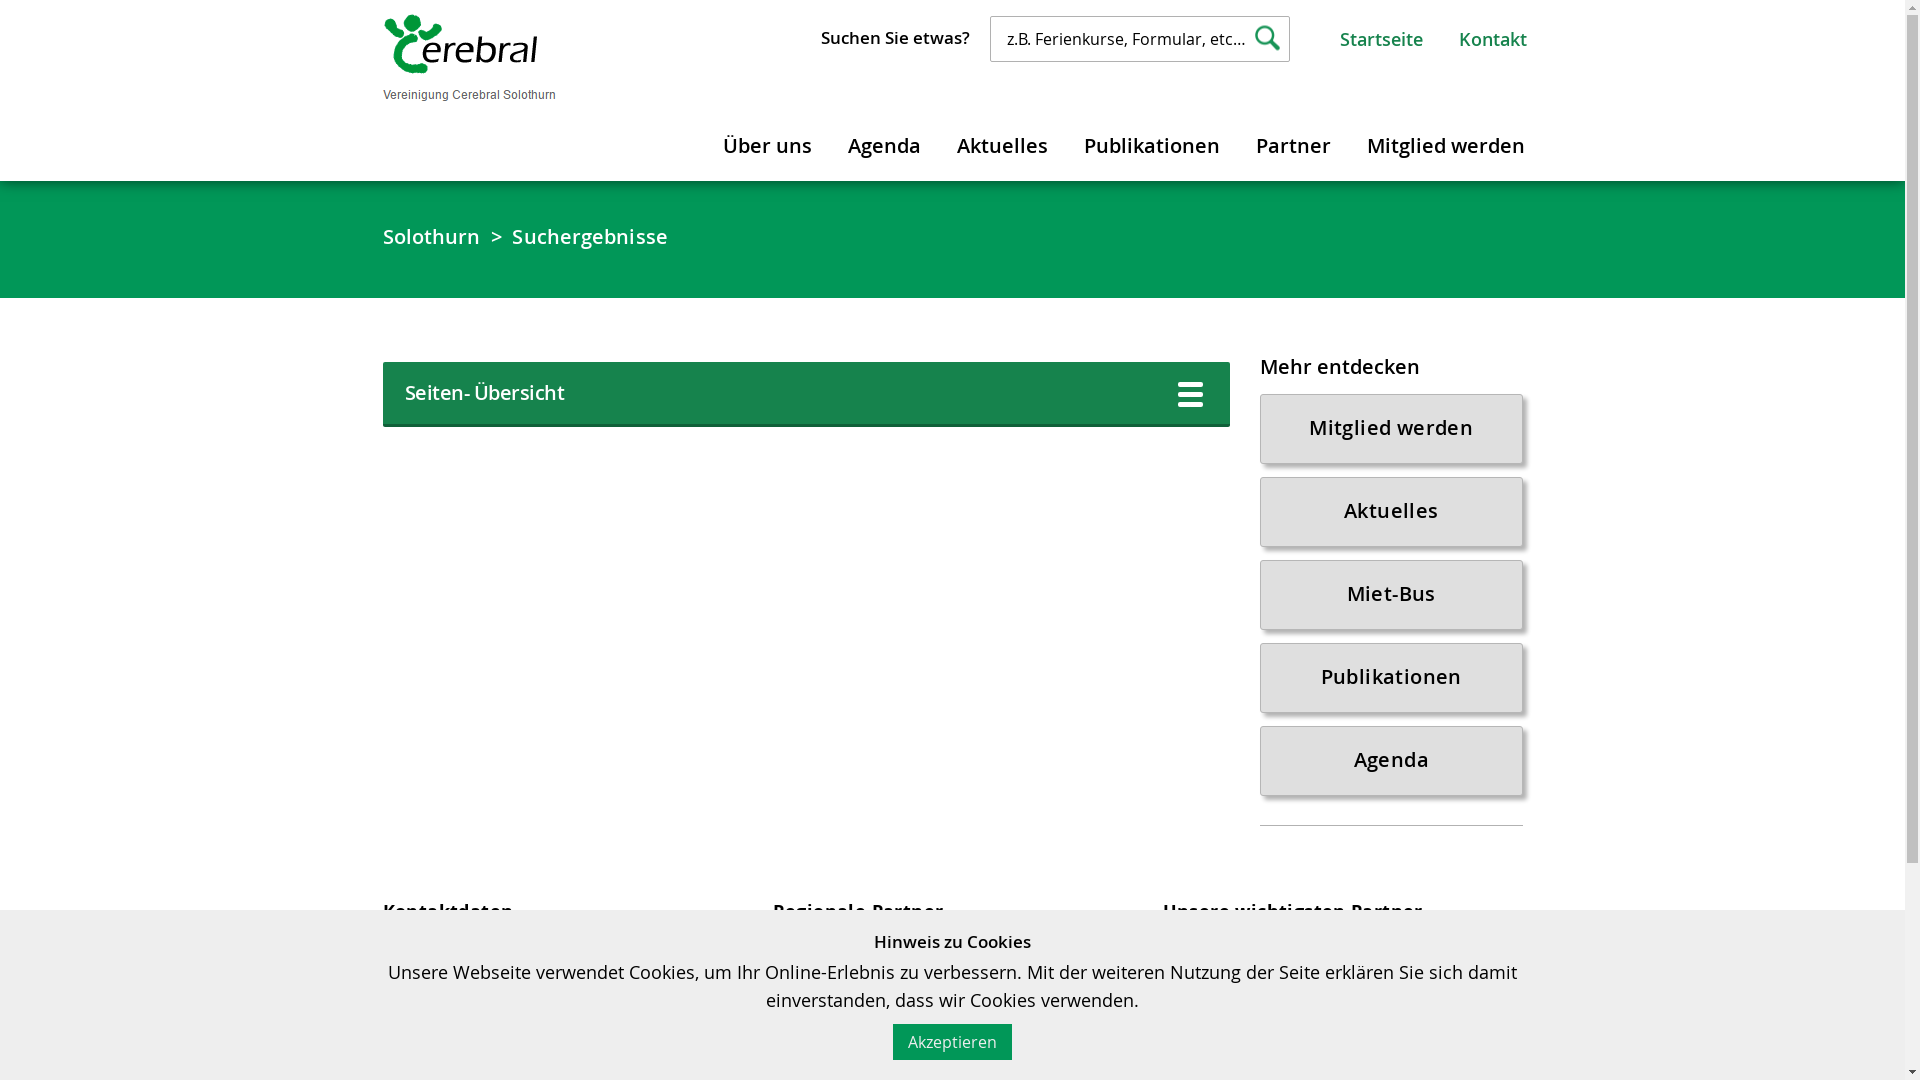  What do you see at coordinates (1492, 38) in the screenshot?
I see `'Kontakt'` at bounding box center [1492, 38].